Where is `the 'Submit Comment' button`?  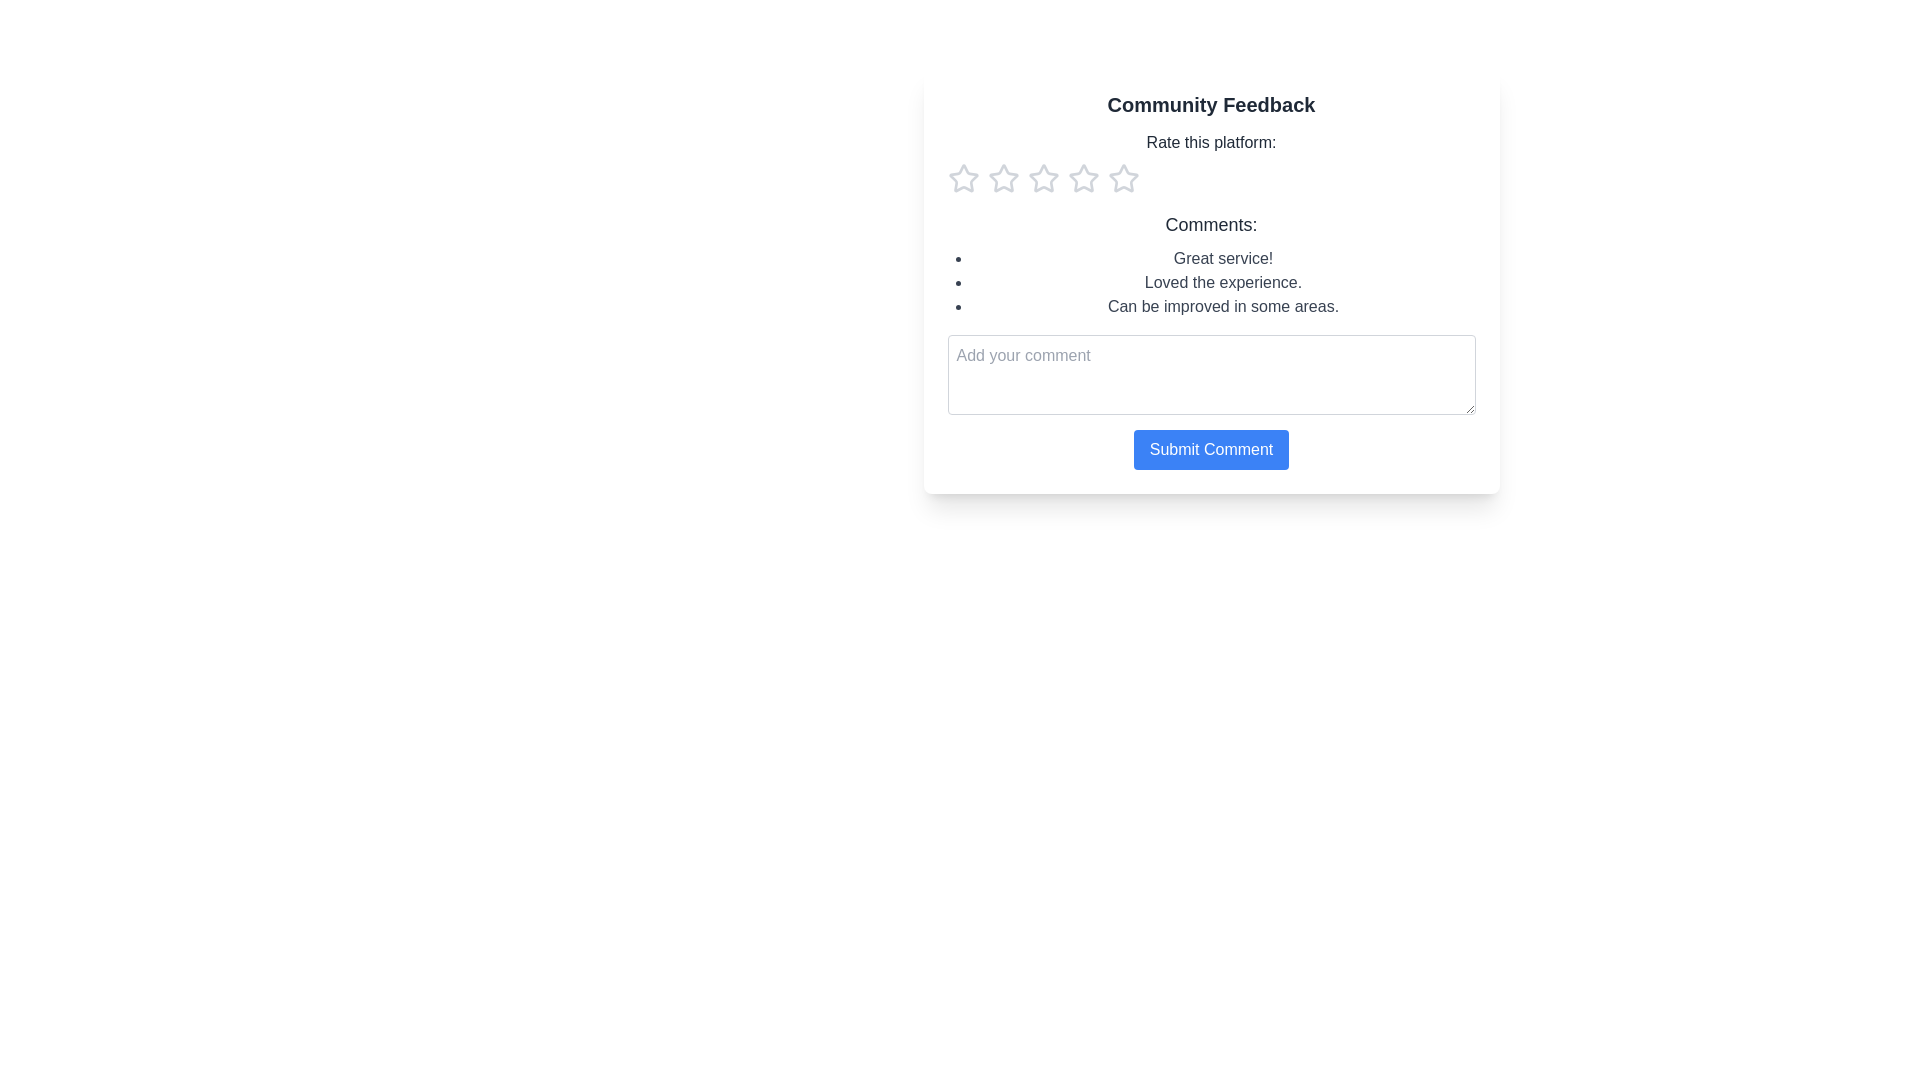
the 'Submit Comment' button is located at coordinates (1210, 450).